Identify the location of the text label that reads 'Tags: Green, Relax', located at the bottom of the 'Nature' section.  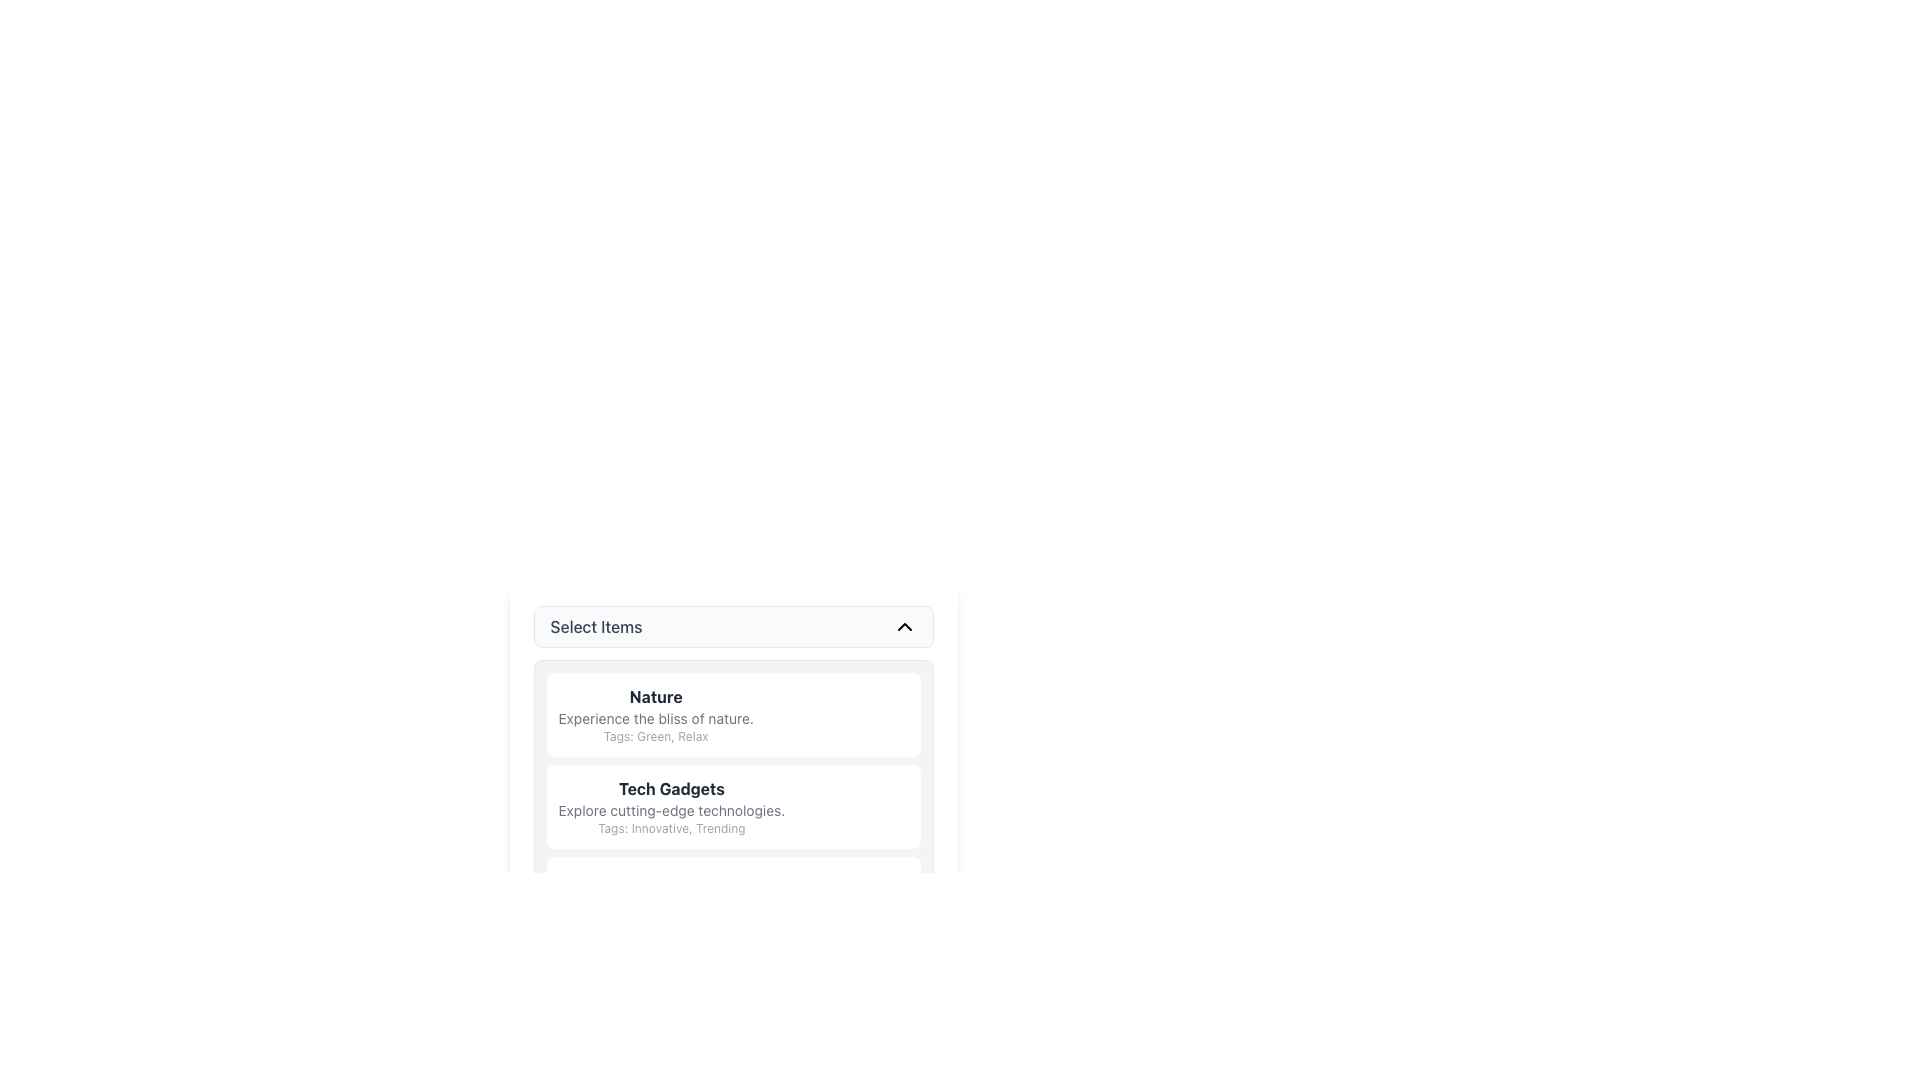
(656, 736).